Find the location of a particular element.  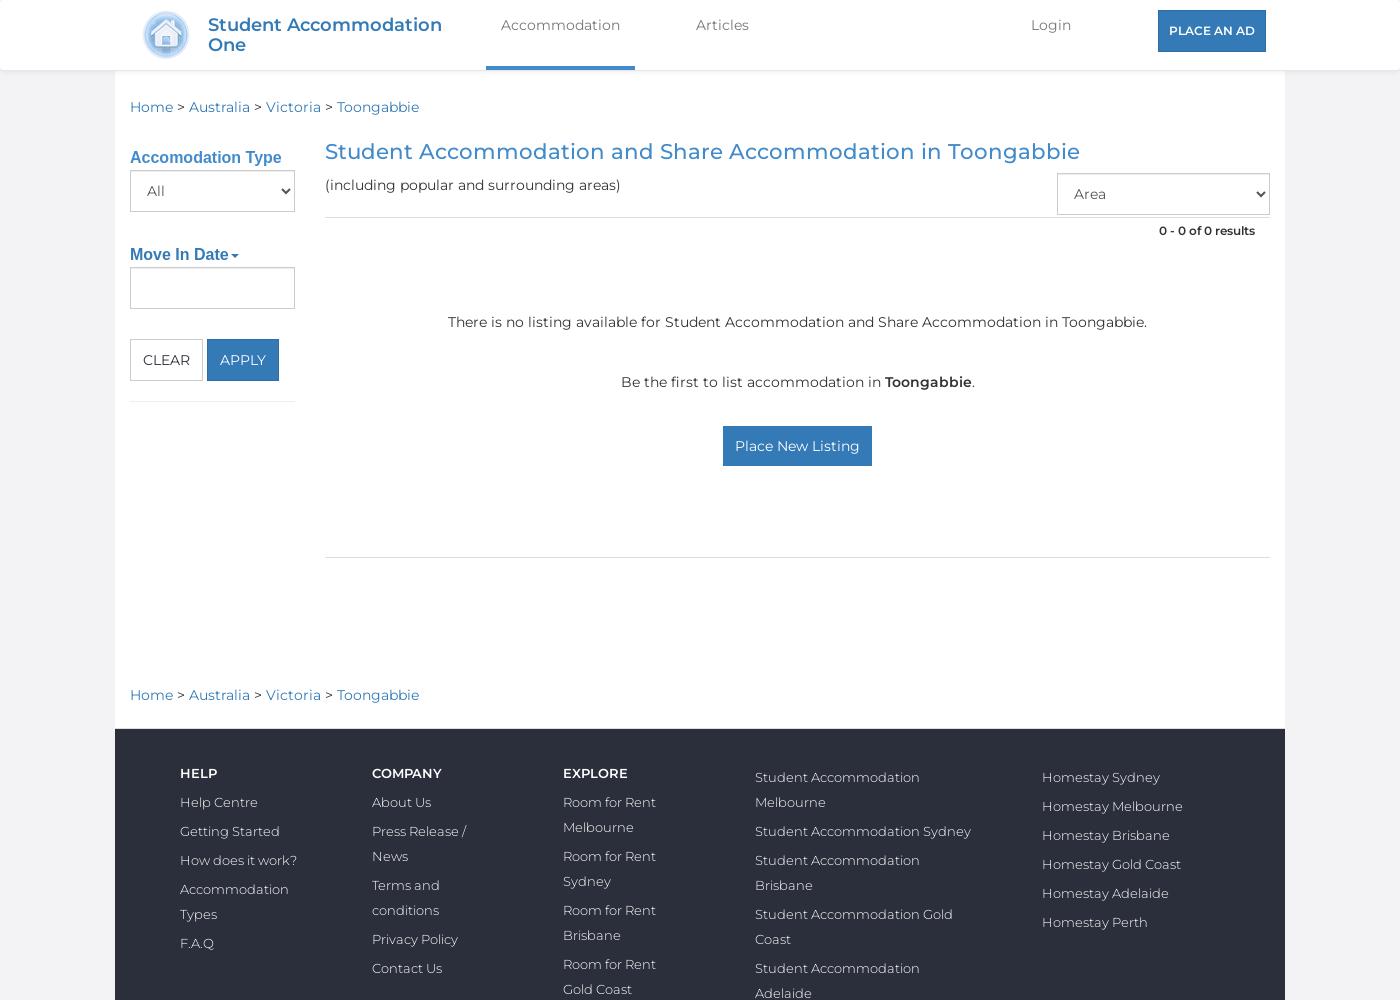

'Help' is located at coordinates (198, 773).